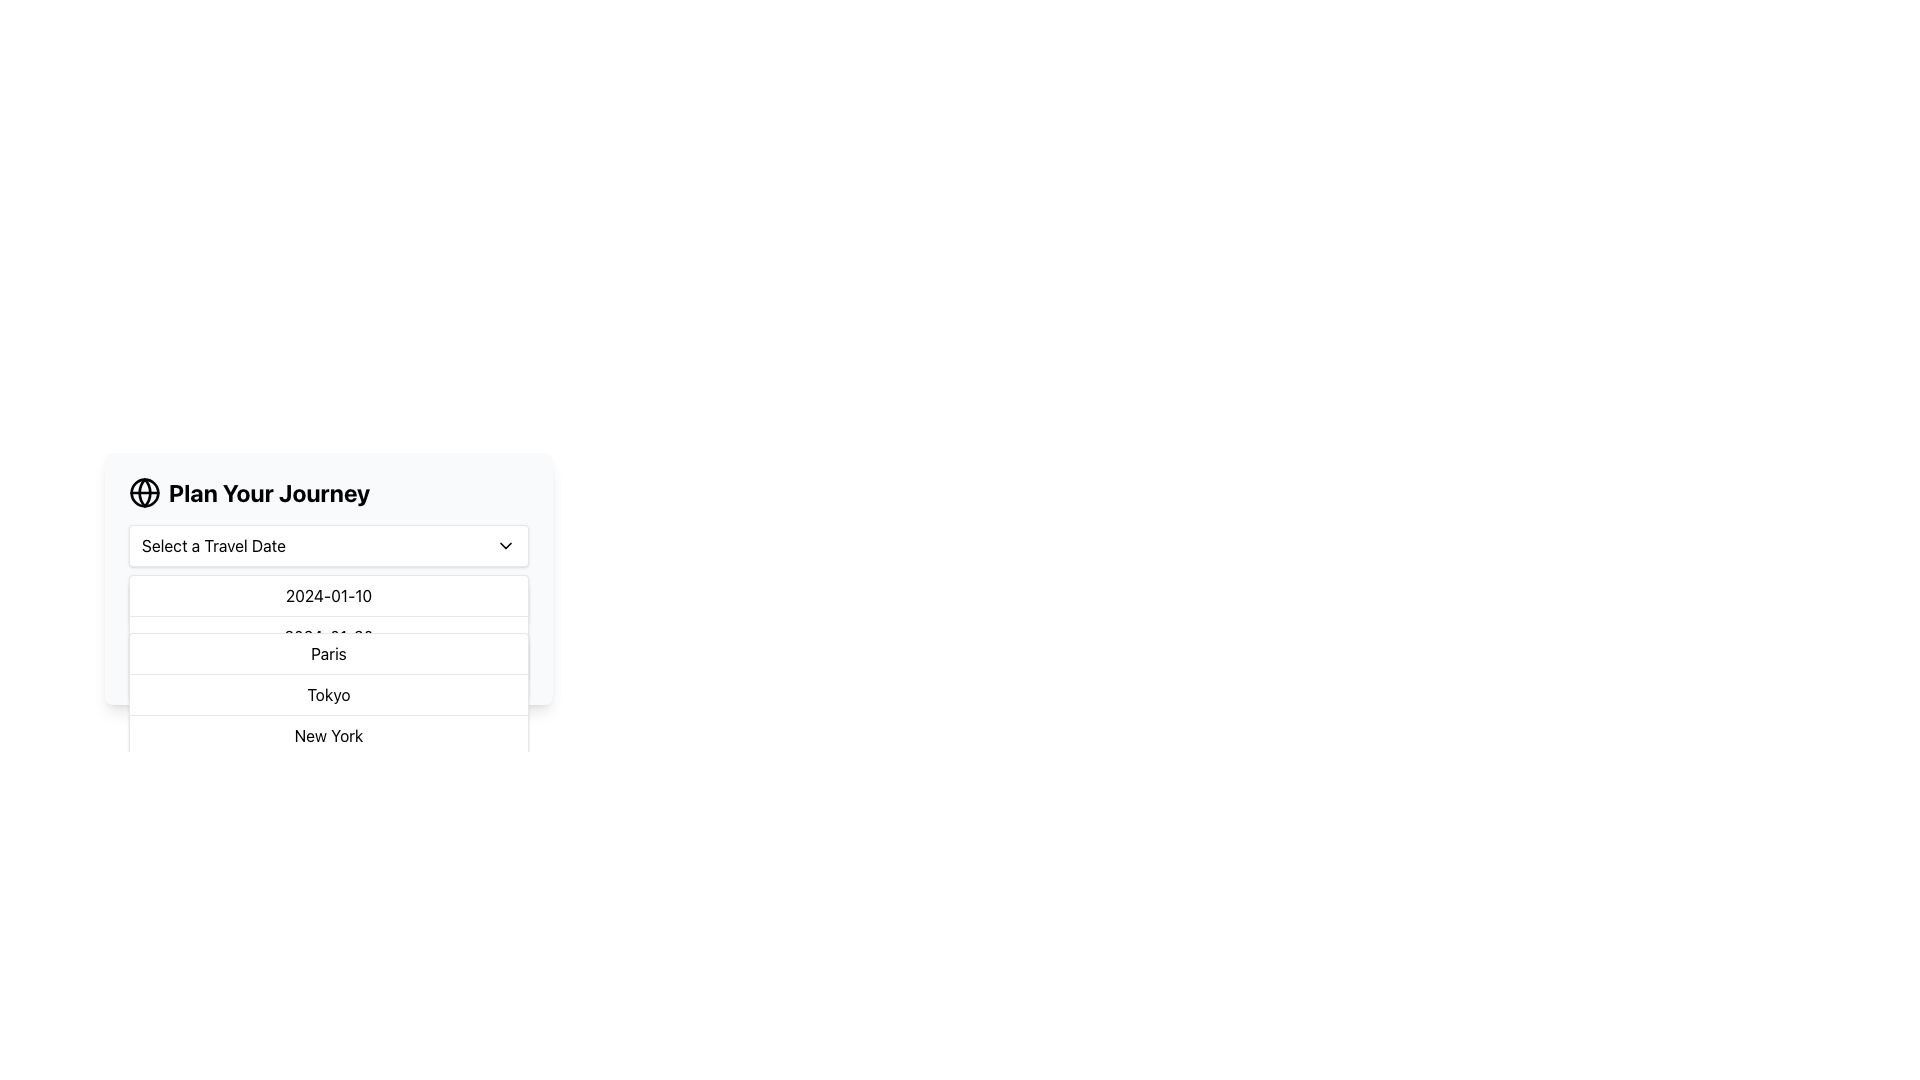 Image resolution: width=1920 pixels, height=1080 pixels. I want to click on the text label containing the date '2024-01-10' in the dropdown menu under 'Plan Your Journey', so click(329, 603).